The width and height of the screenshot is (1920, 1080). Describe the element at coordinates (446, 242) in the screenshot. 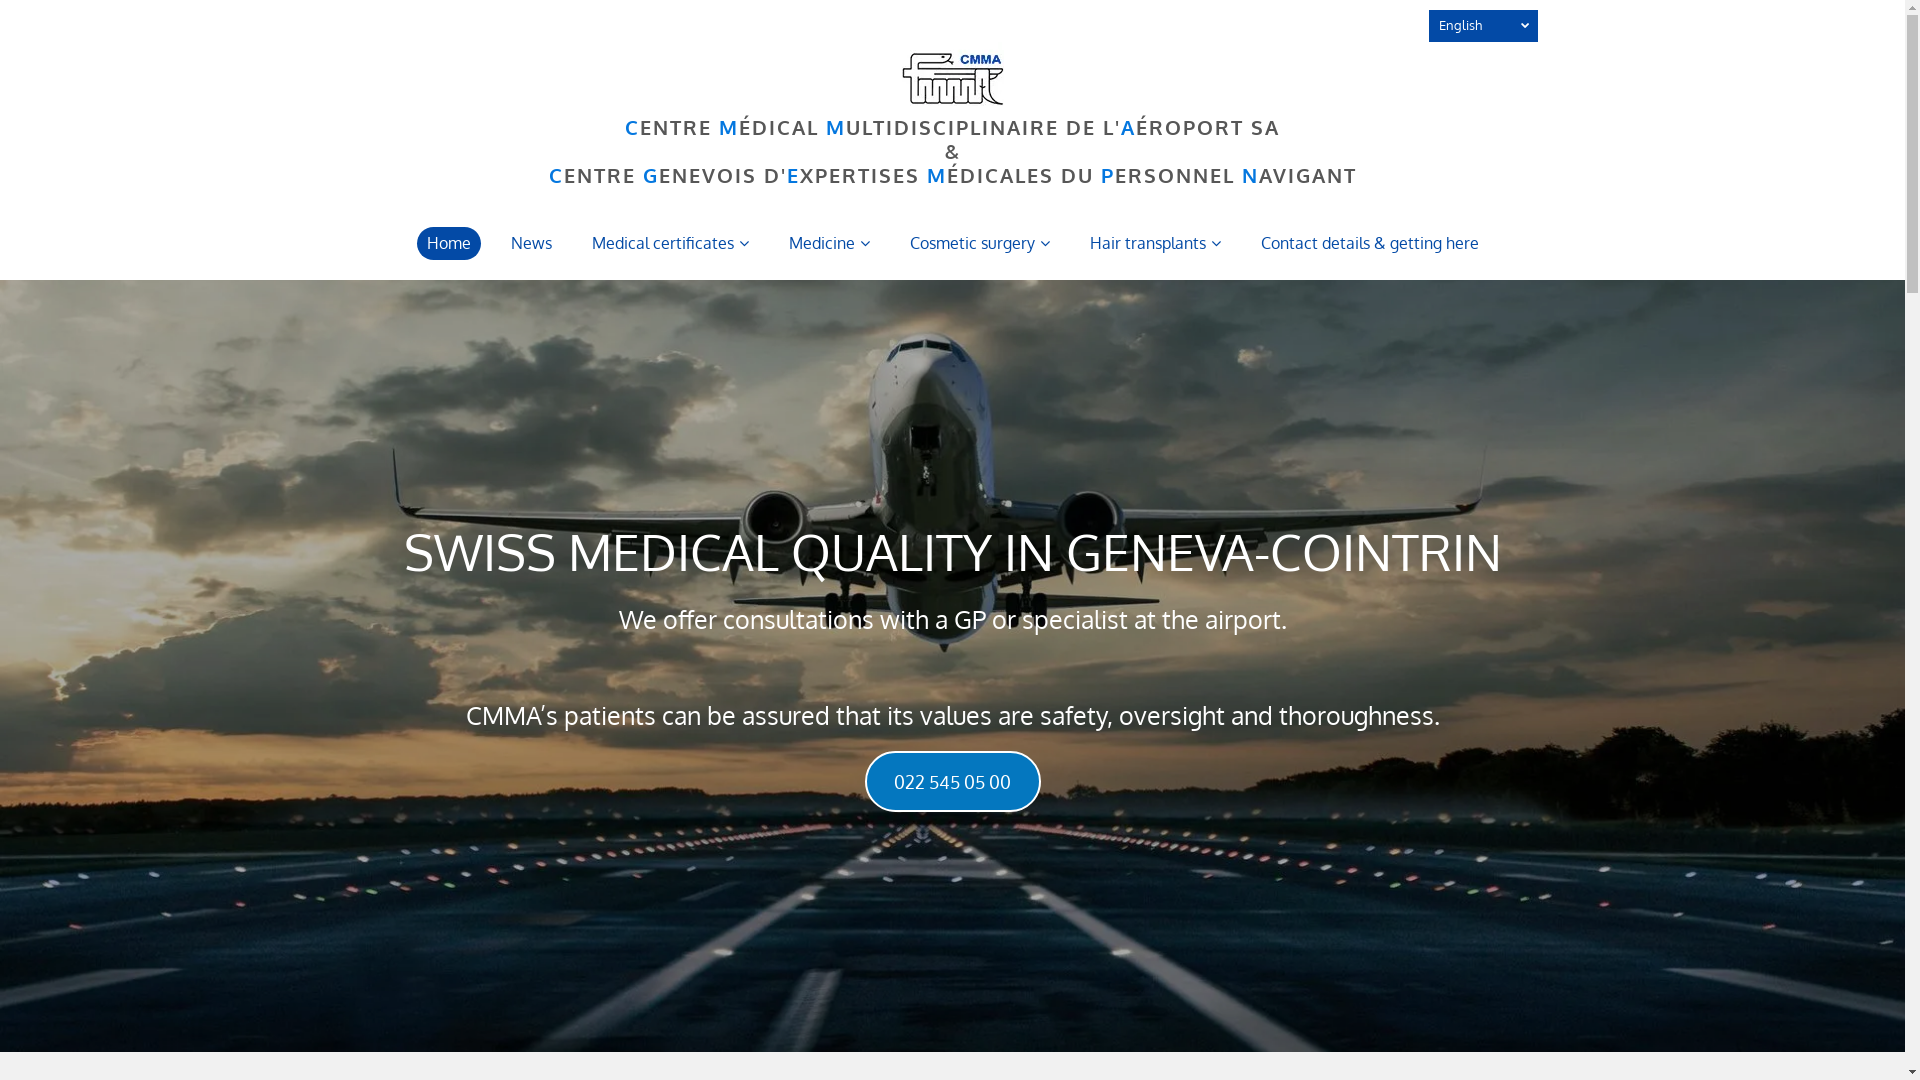

I see `'Home'` at that location.